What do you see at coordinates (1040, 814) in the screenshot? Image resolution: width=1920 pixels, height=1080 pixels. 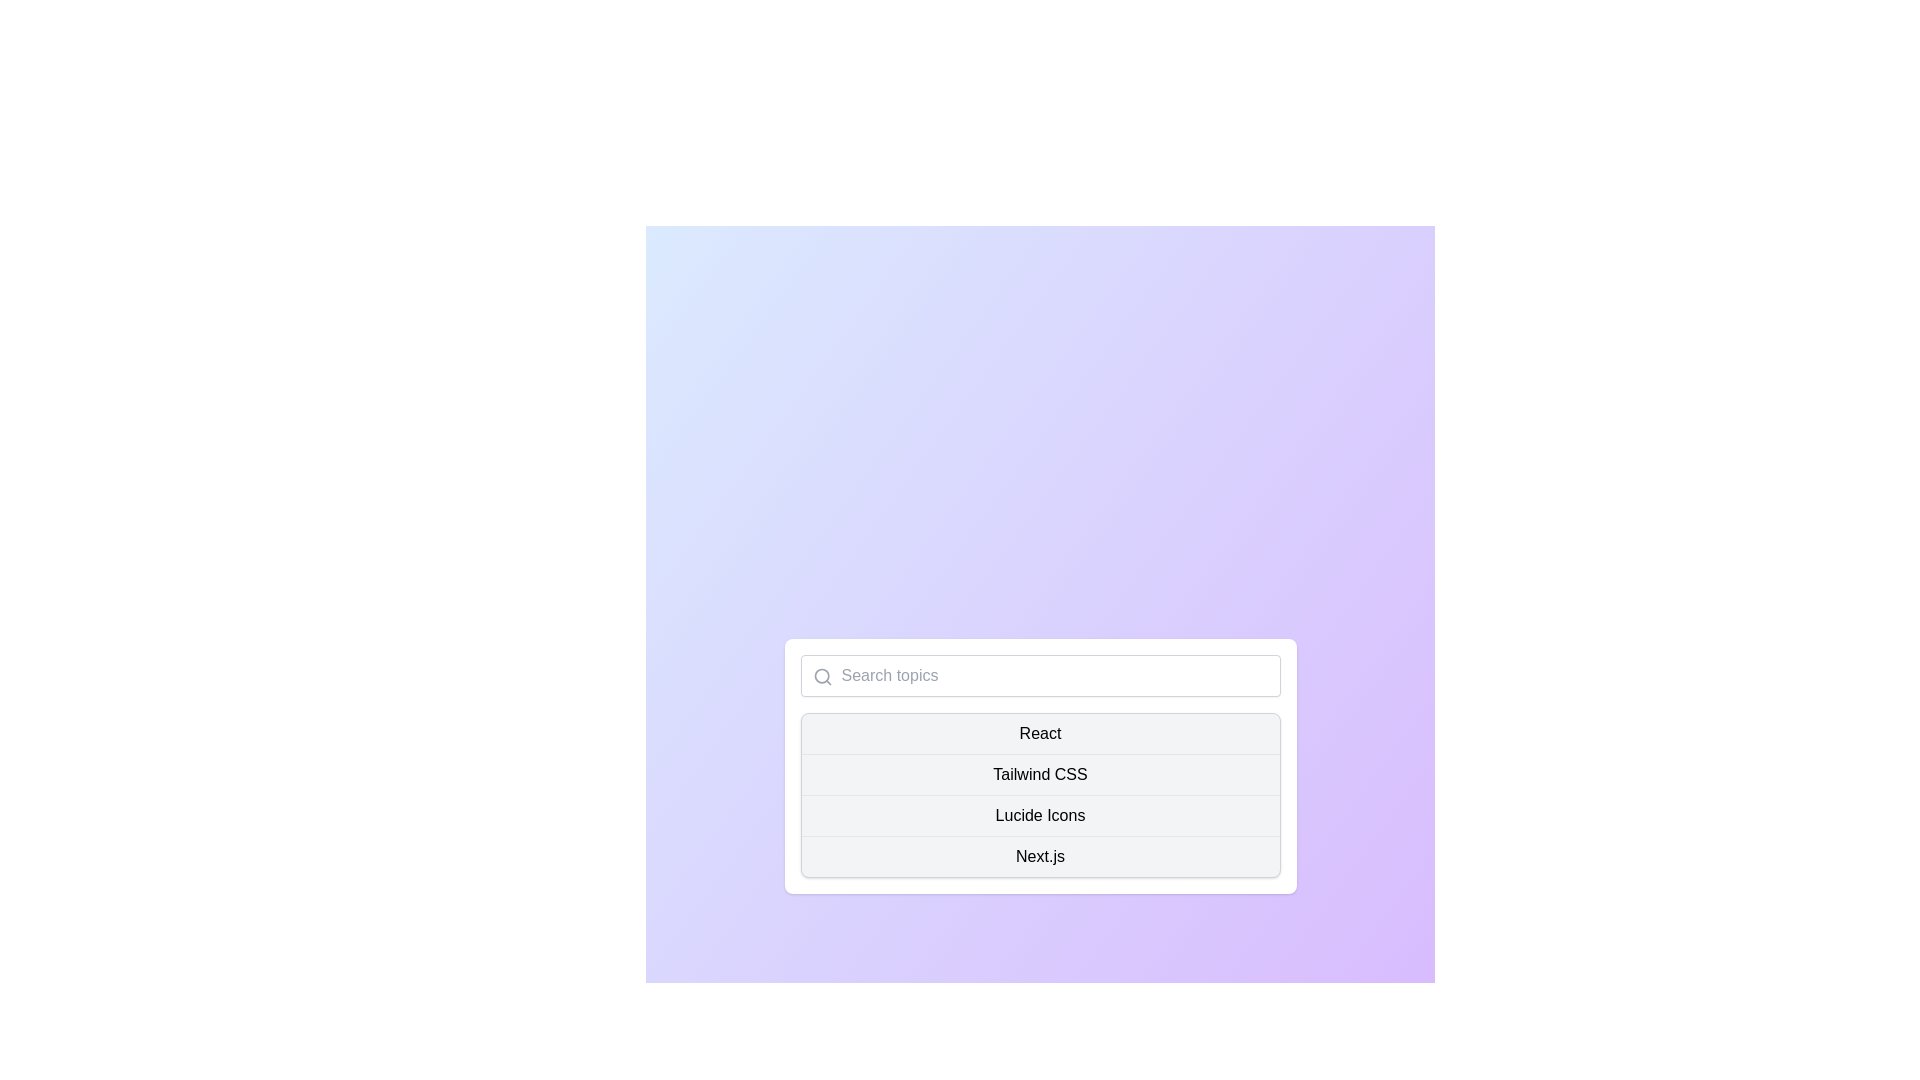 I see `the 'Lucide Icons' option in the dropdown menu to trigger hover styling effects` at bounding box center [1040, 814].